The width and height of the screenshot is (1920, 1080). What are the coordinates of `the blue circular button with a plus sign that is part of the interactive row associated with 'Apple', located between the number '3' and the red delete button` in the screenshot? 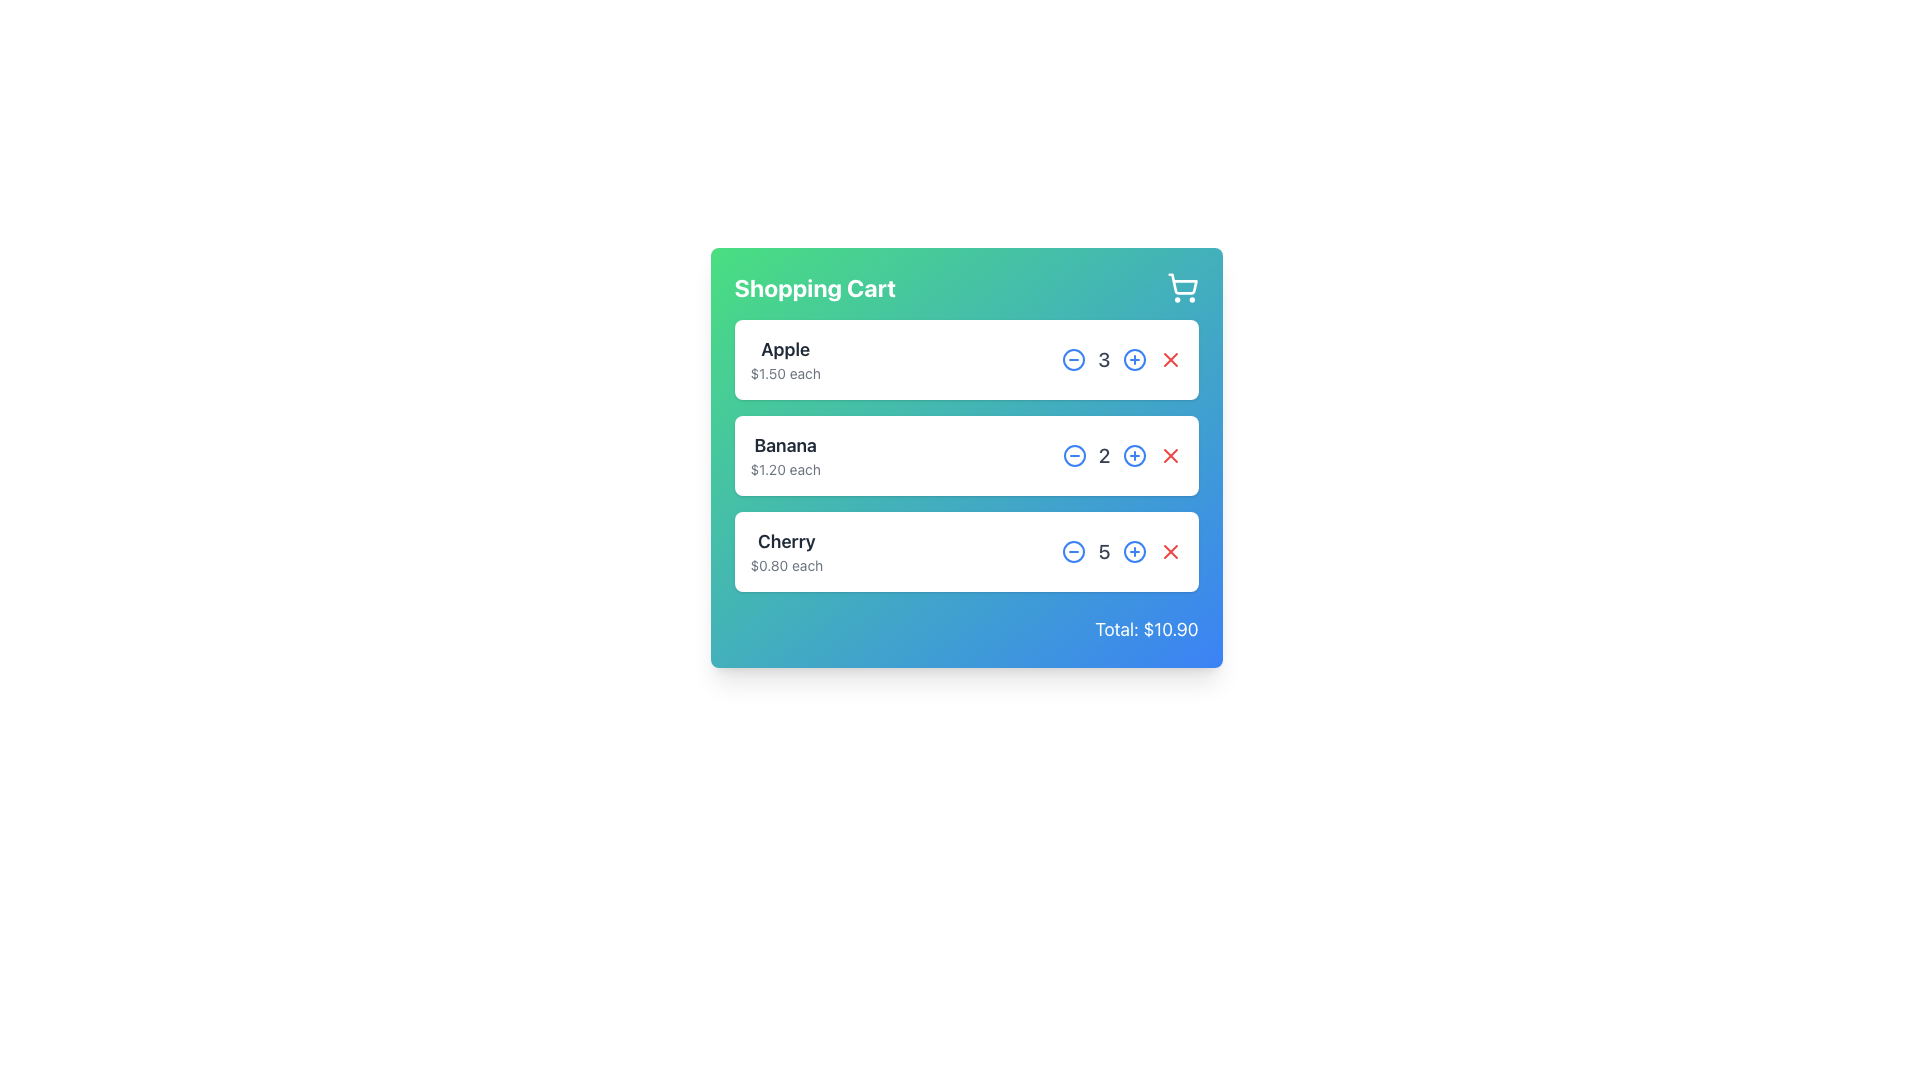 It's located at (1134, 358).